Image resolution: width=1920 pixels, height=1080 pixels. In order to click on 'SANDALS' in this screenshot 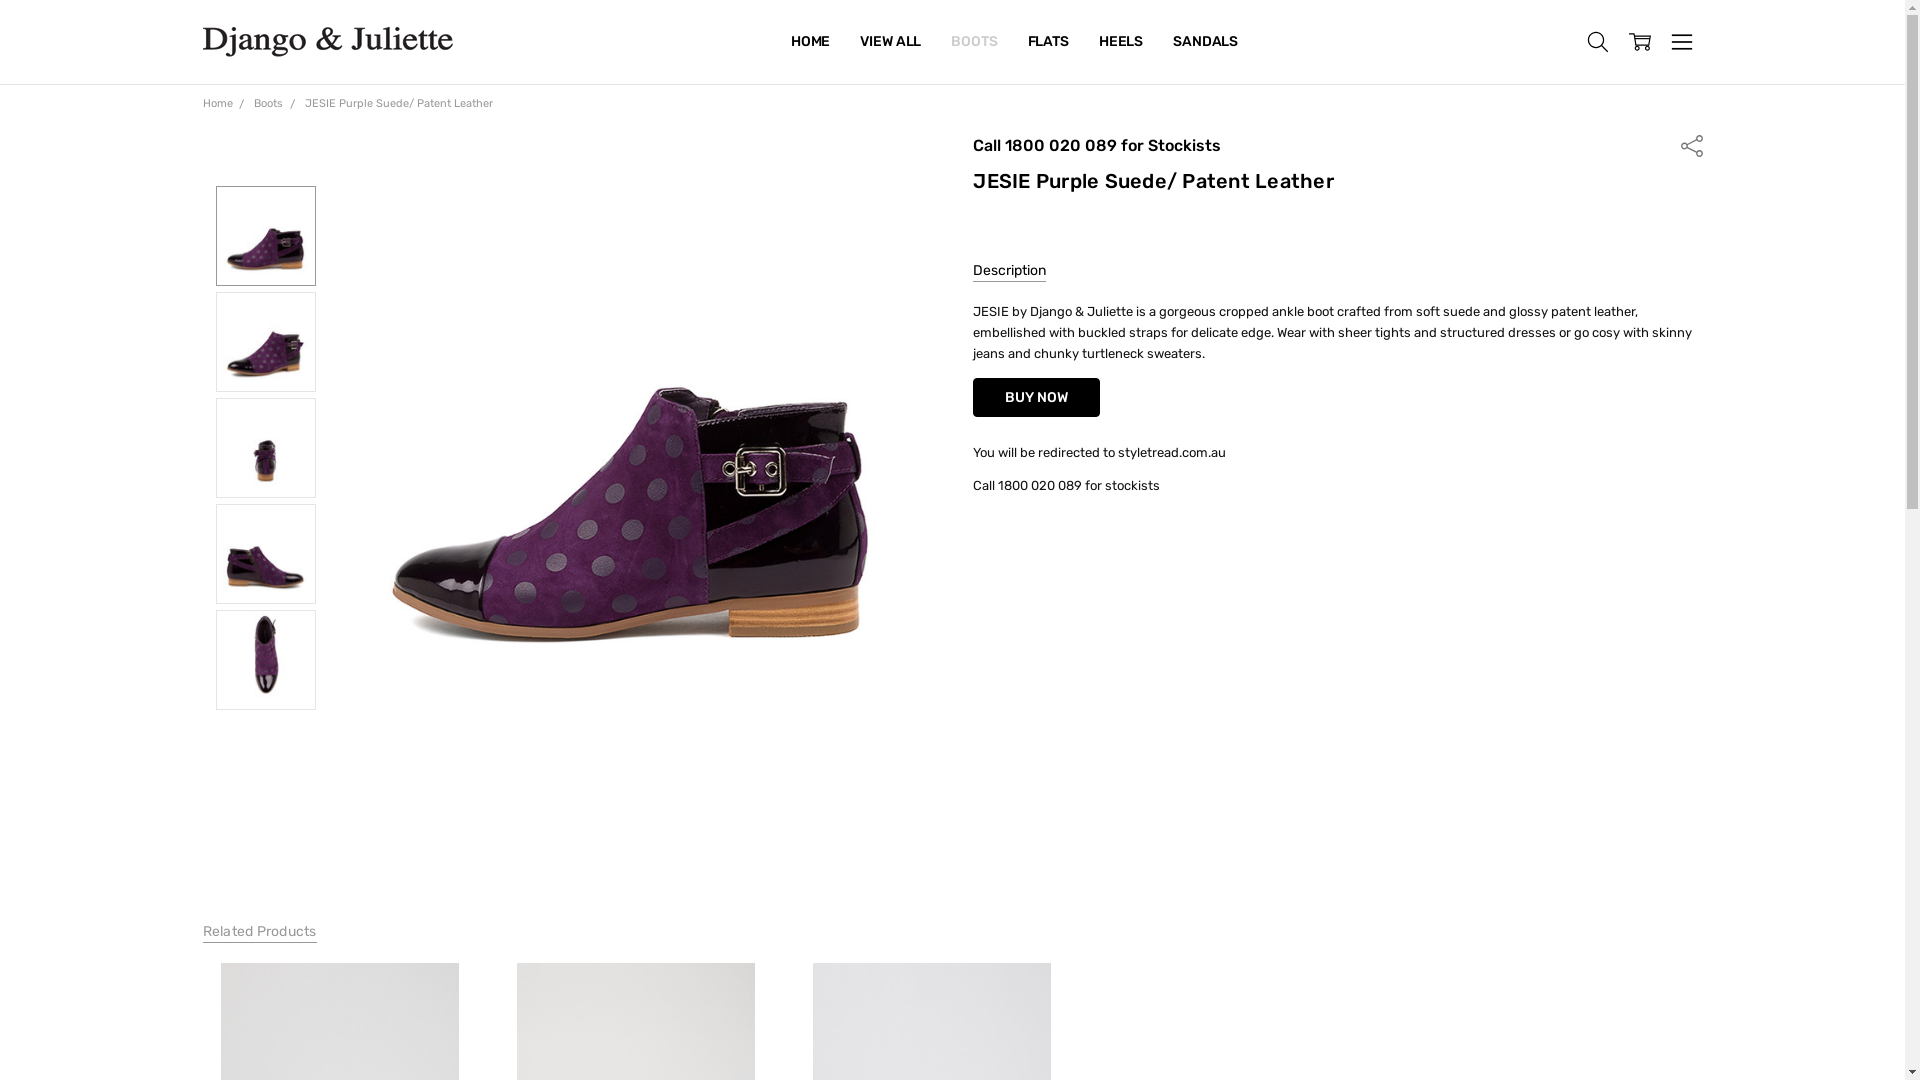, I will do `click(1204, 42)`.